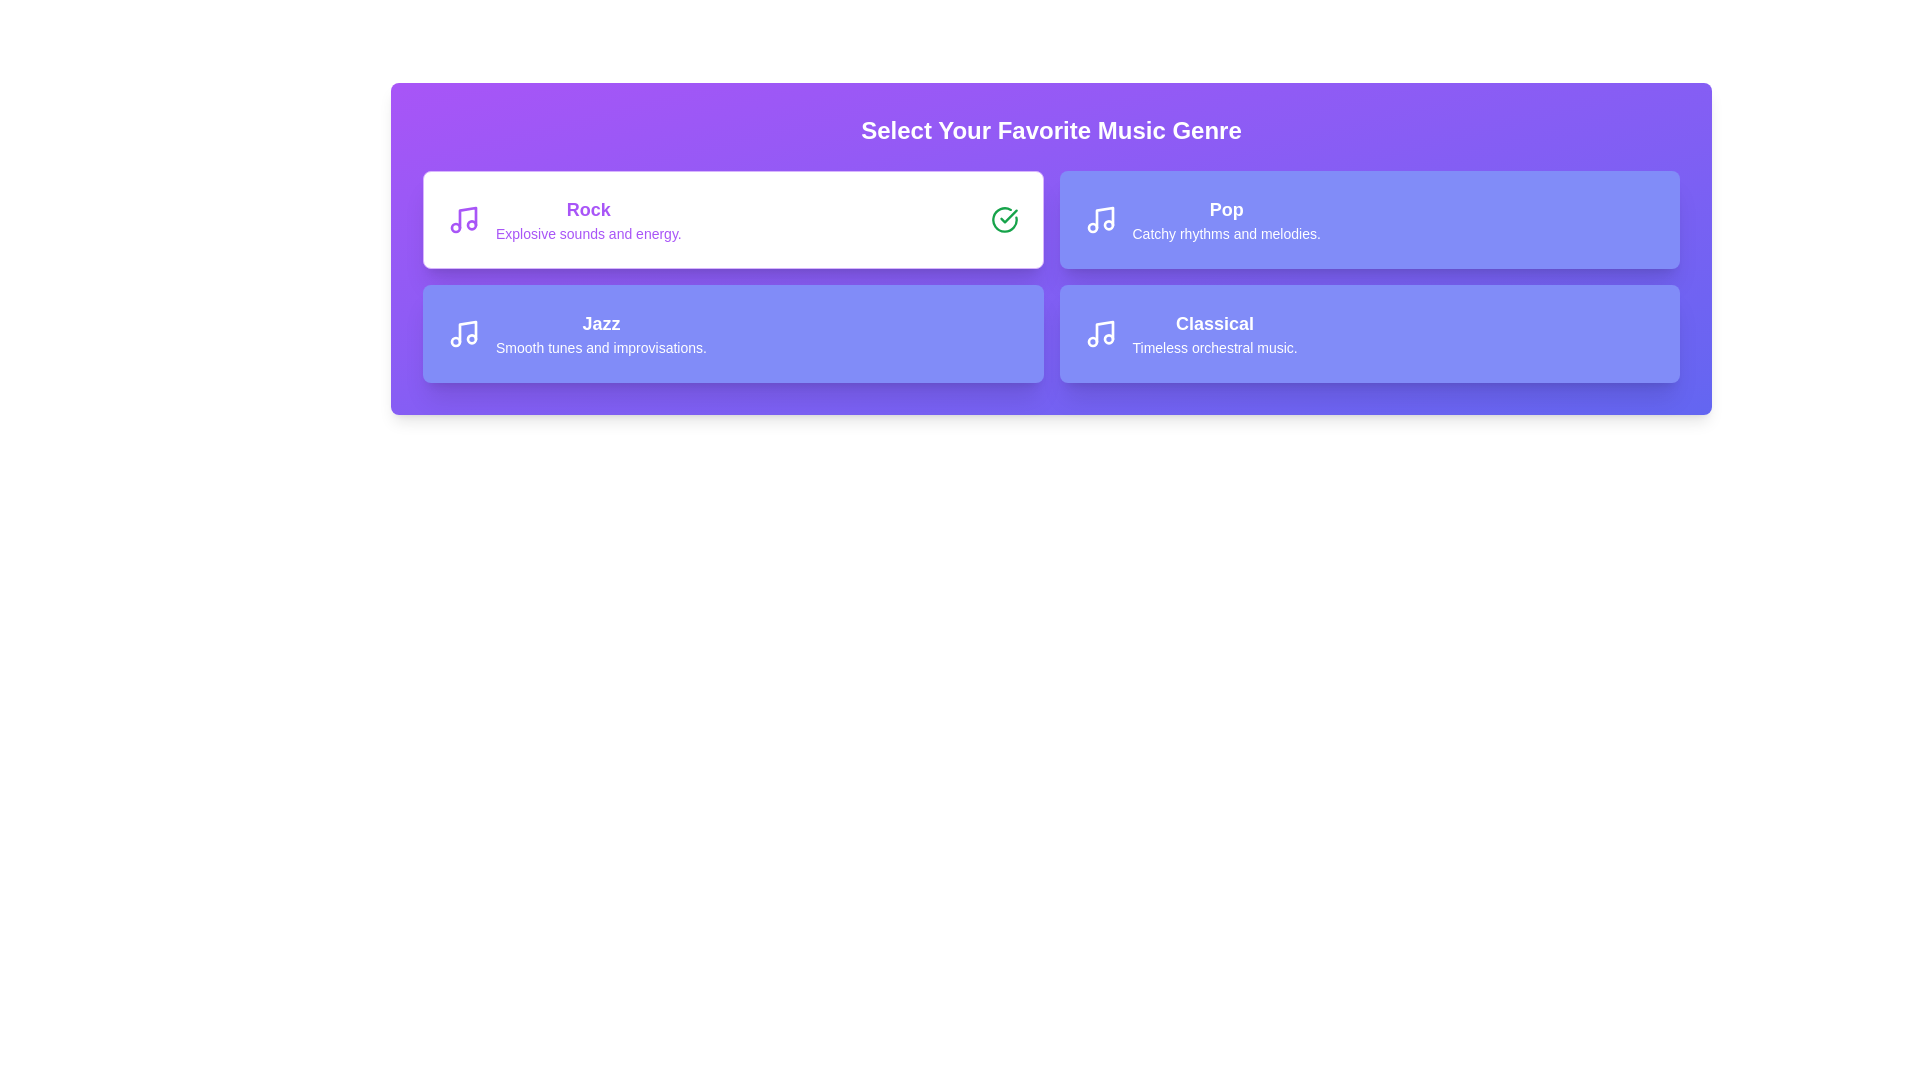 Image resolution: width=1920 pixels, height=1080 pixels. Describe the element at coordinates (732, 333) in the screenshot. I see `the 'Jazz' interactive card in the music genre selection menu` at that location.